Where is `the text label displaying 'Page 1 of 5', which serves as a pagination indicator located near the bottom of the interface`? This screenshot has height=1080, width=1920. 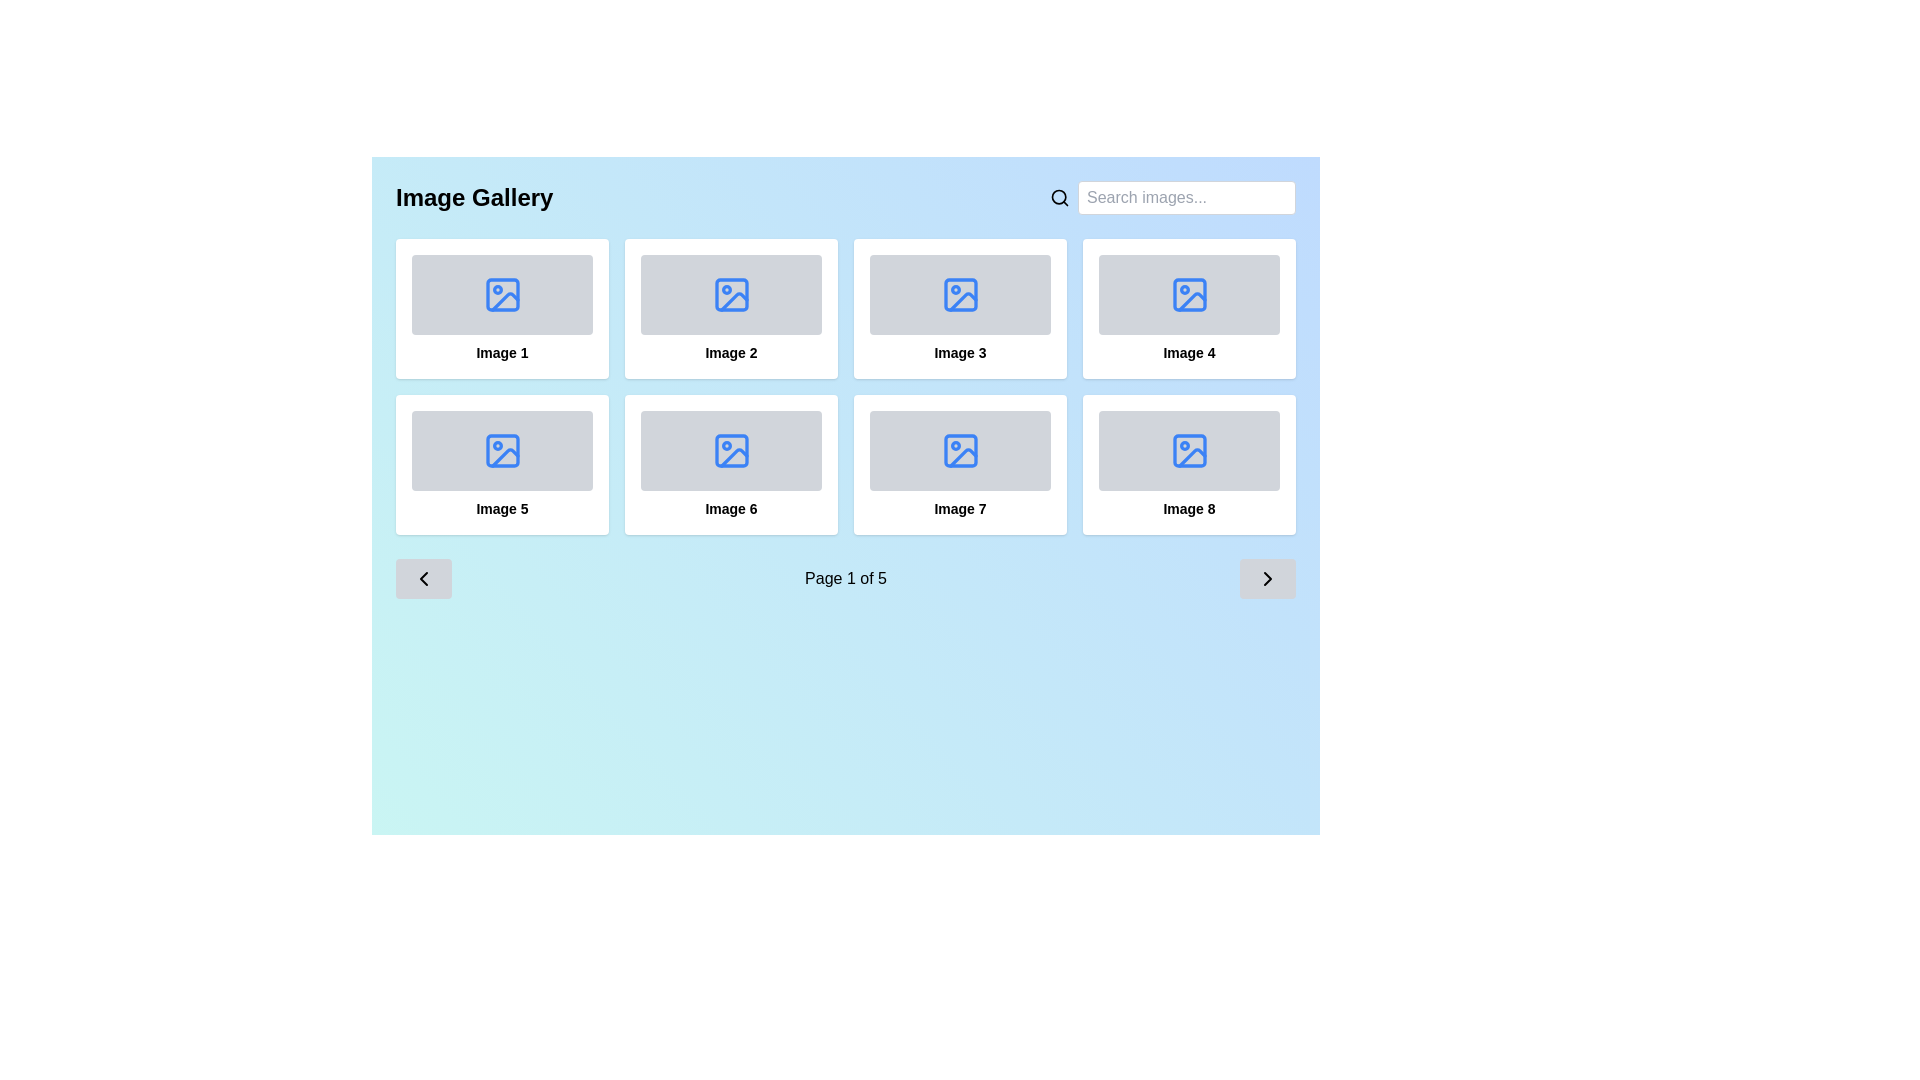 the text label displaying 'Page 1 of 5', which serves as a pagination indicator located near the bottom of the interface is located at coordinates (845, 578).